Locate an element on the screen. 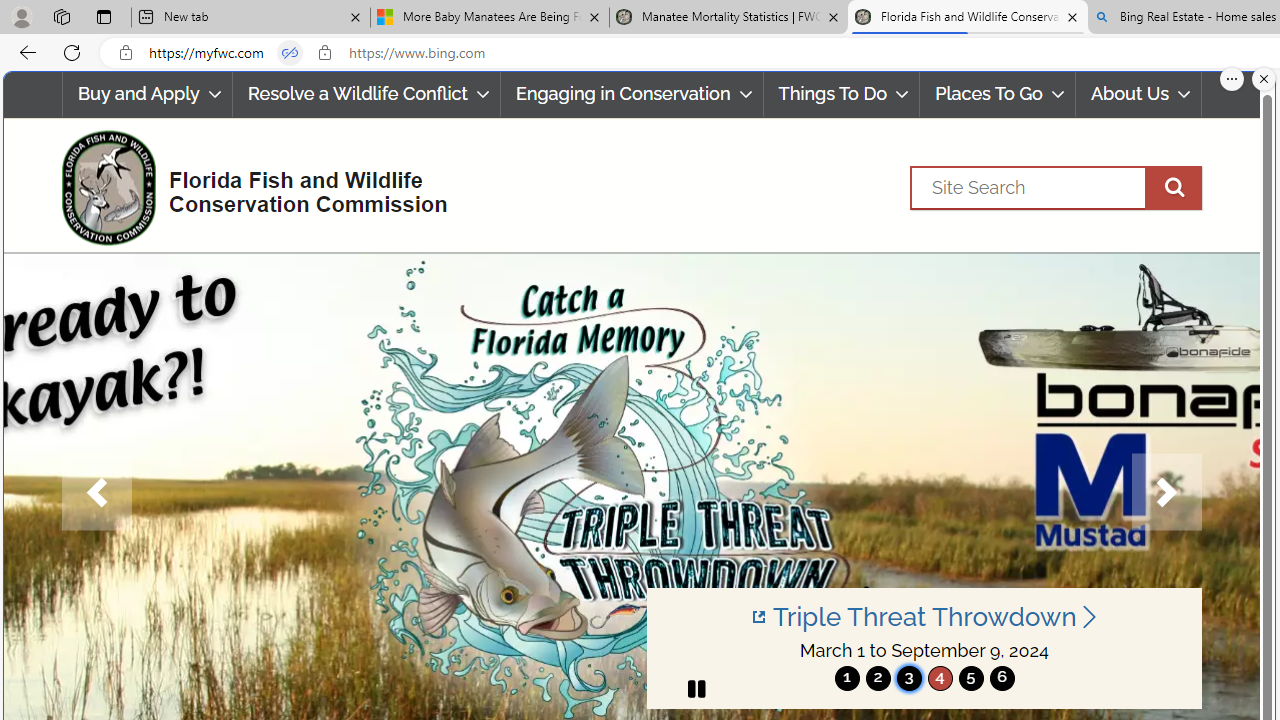 The height and width of the screenshot is (720, 1280). 'View site information' is located at coordinates (325, 52).